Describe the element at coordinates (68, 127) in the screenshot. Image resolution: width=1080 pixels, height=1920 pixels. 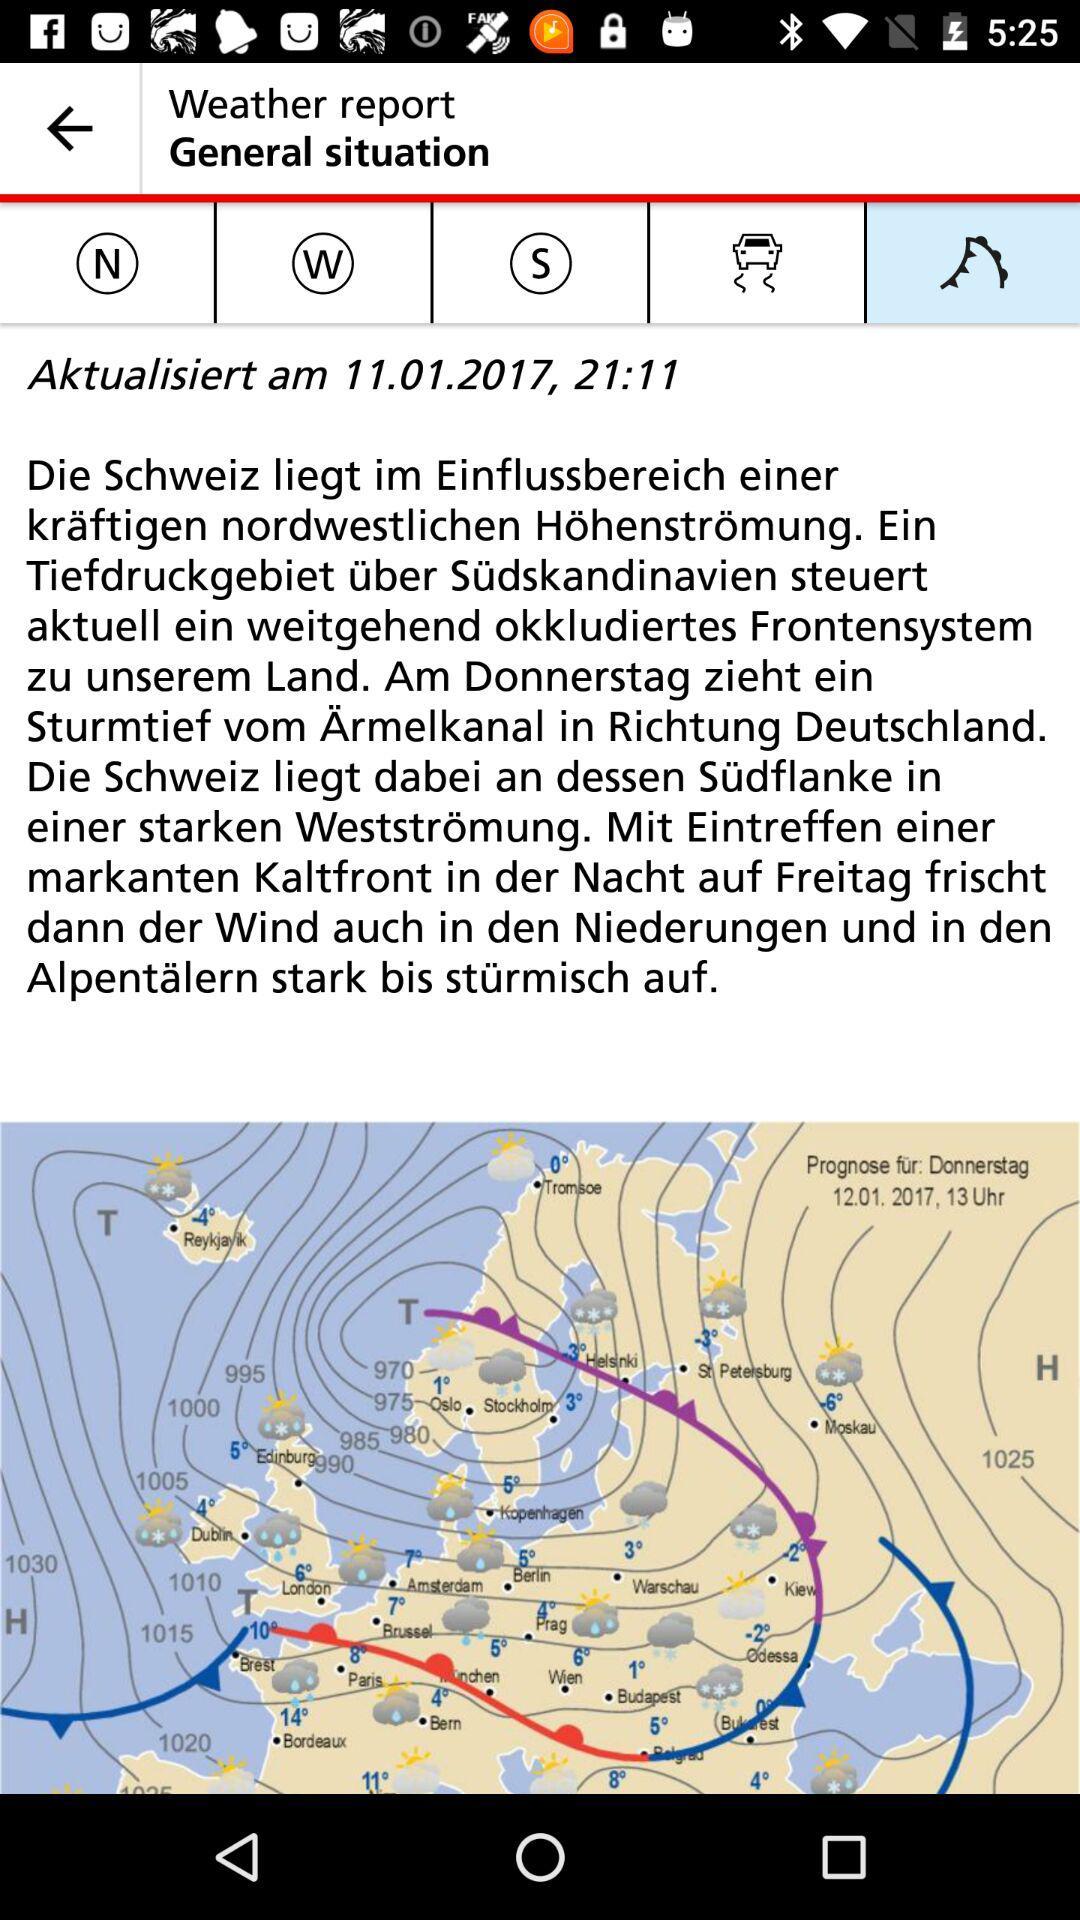
I see `the item to the left of the weather report item` at that location.